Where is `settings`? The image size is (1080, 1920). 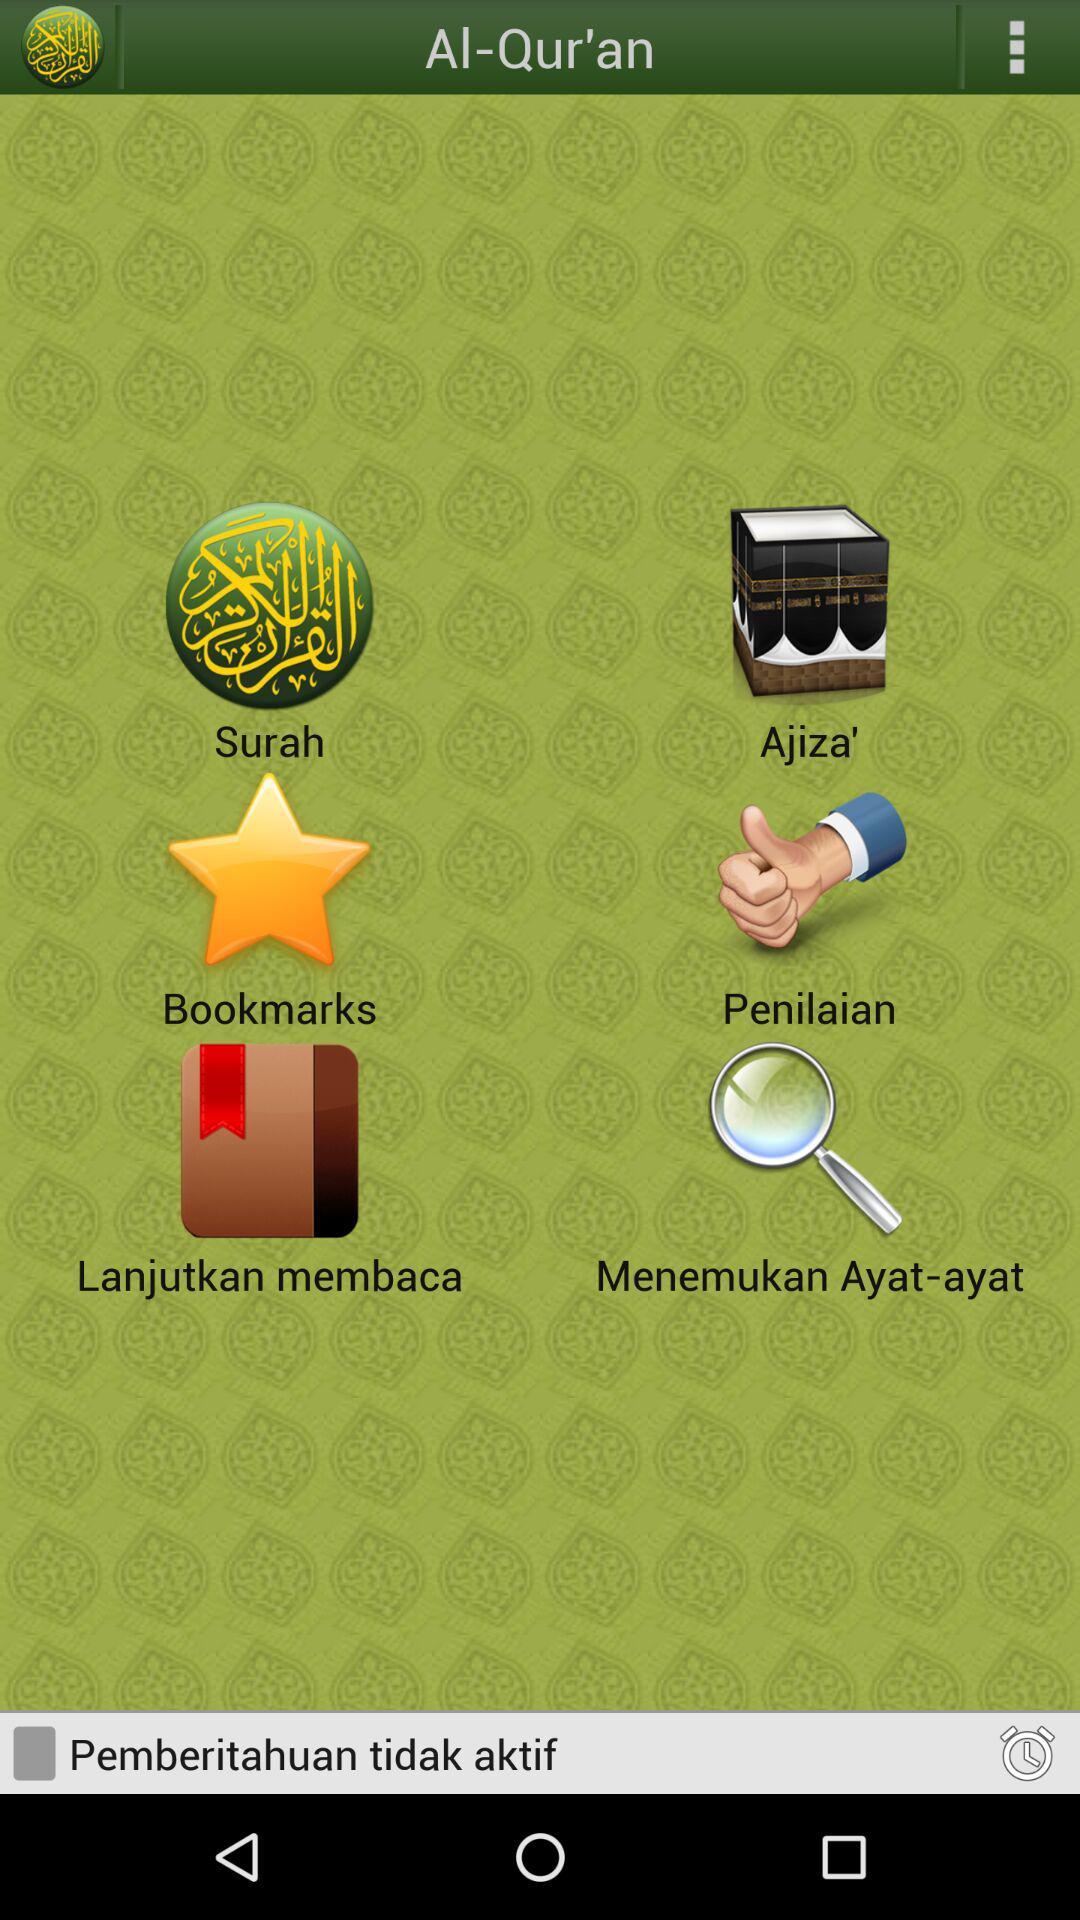 settings is located at coordinates (1017, 47).